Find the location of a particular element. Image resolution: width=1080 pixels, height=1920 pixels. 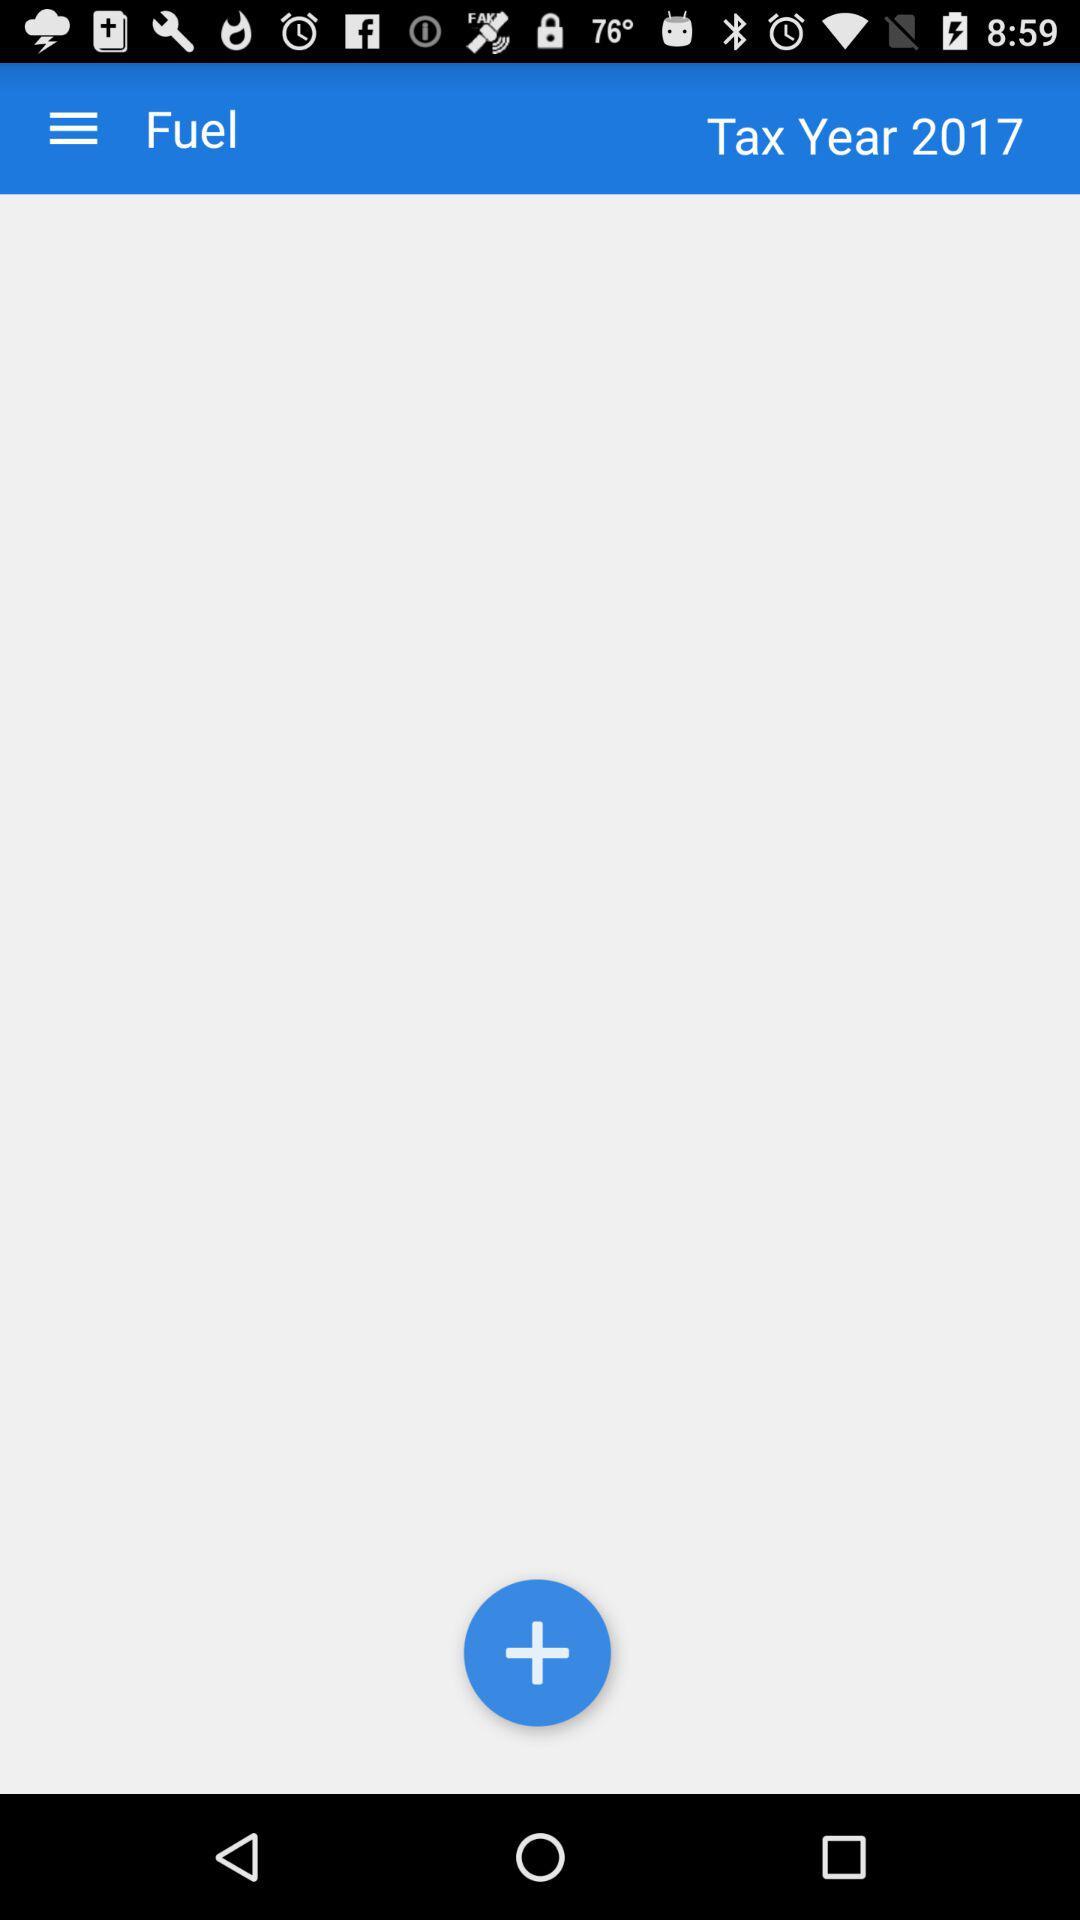

fuel icon is located at coordinates (170, 127).